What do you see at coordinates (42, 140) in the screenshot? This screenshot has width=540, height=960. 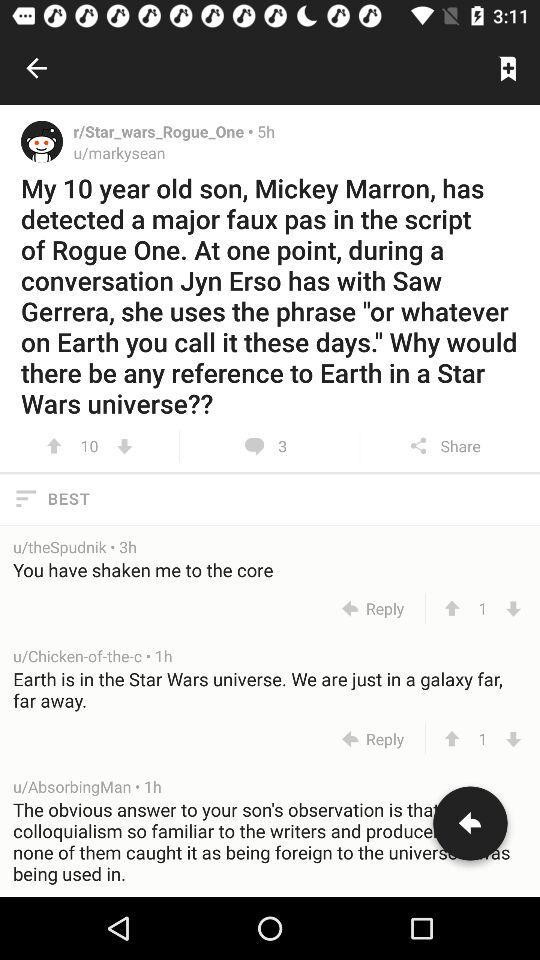 I see `bring up a user` at bounding box center [42, 140].